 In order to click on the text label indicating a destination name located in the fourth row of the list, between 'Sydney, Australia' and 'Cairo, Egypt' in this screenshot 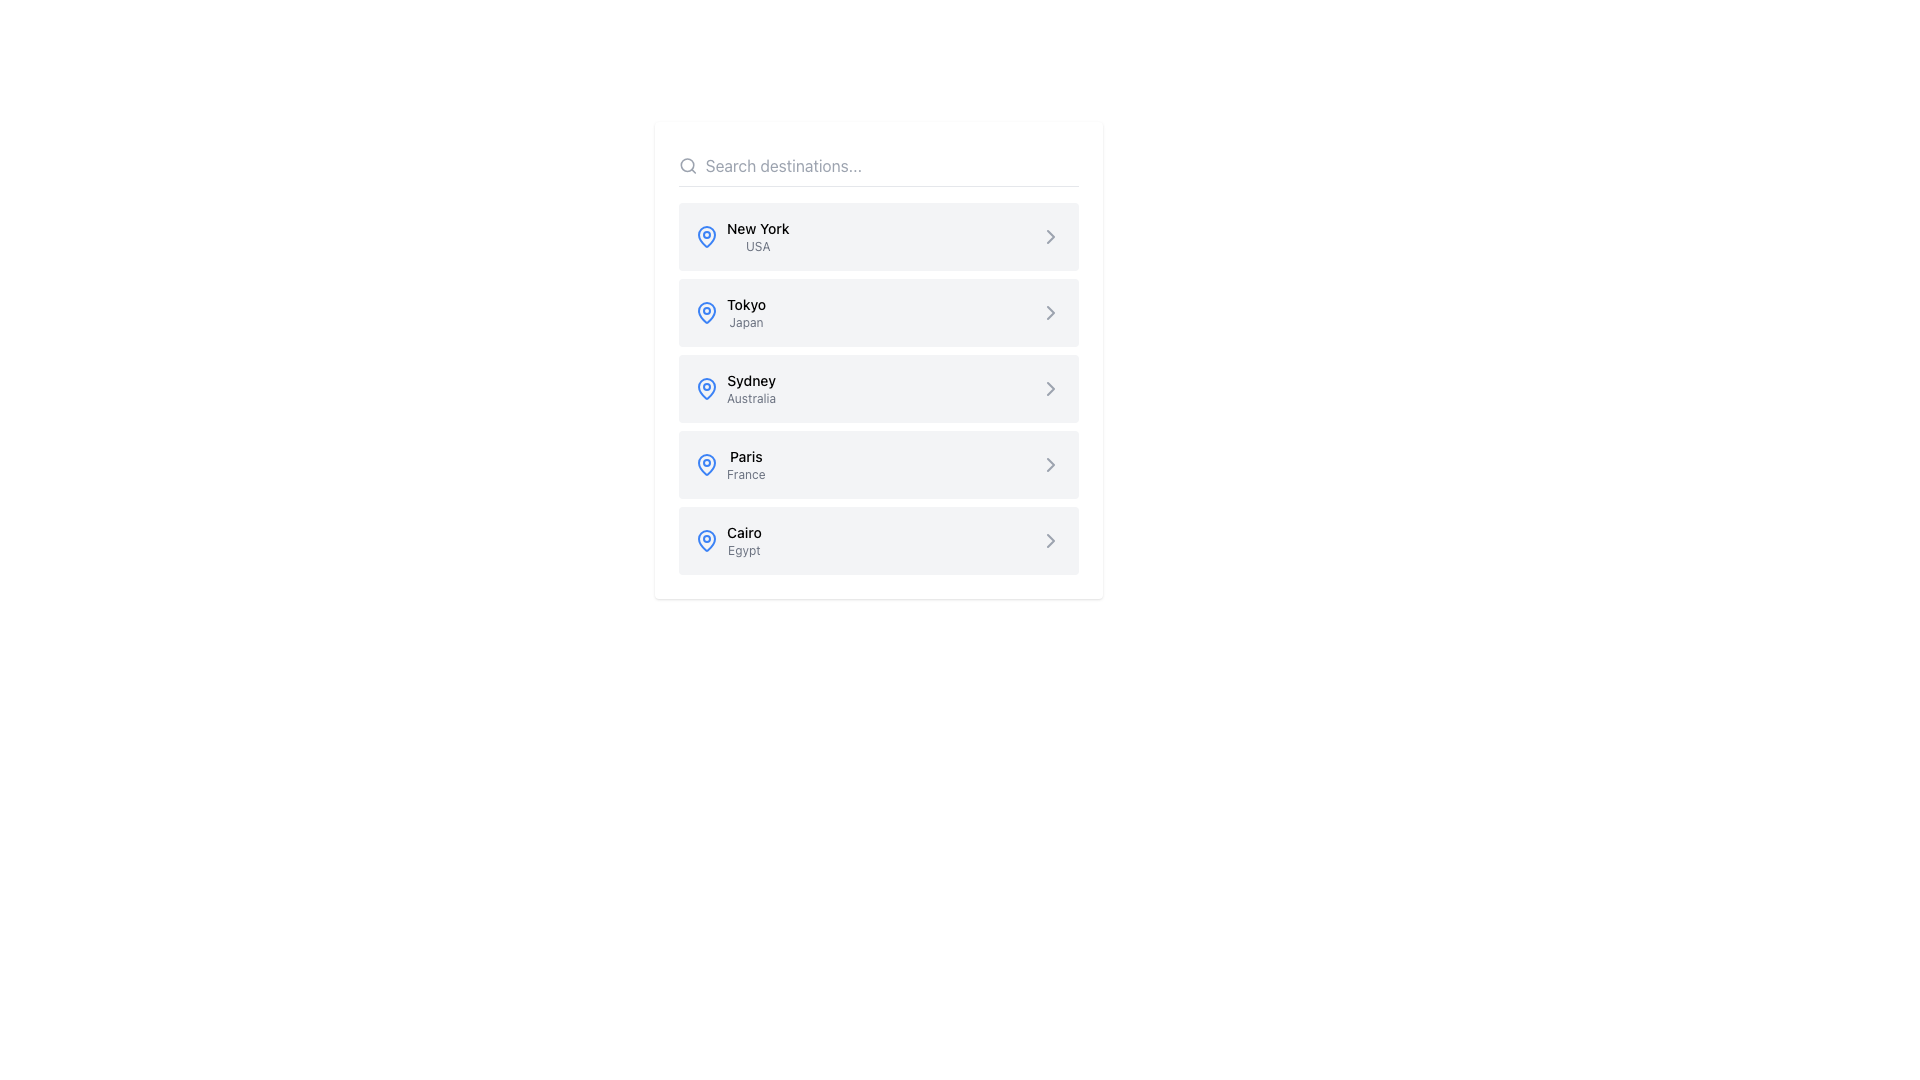, I will do `click(745, 465)`.